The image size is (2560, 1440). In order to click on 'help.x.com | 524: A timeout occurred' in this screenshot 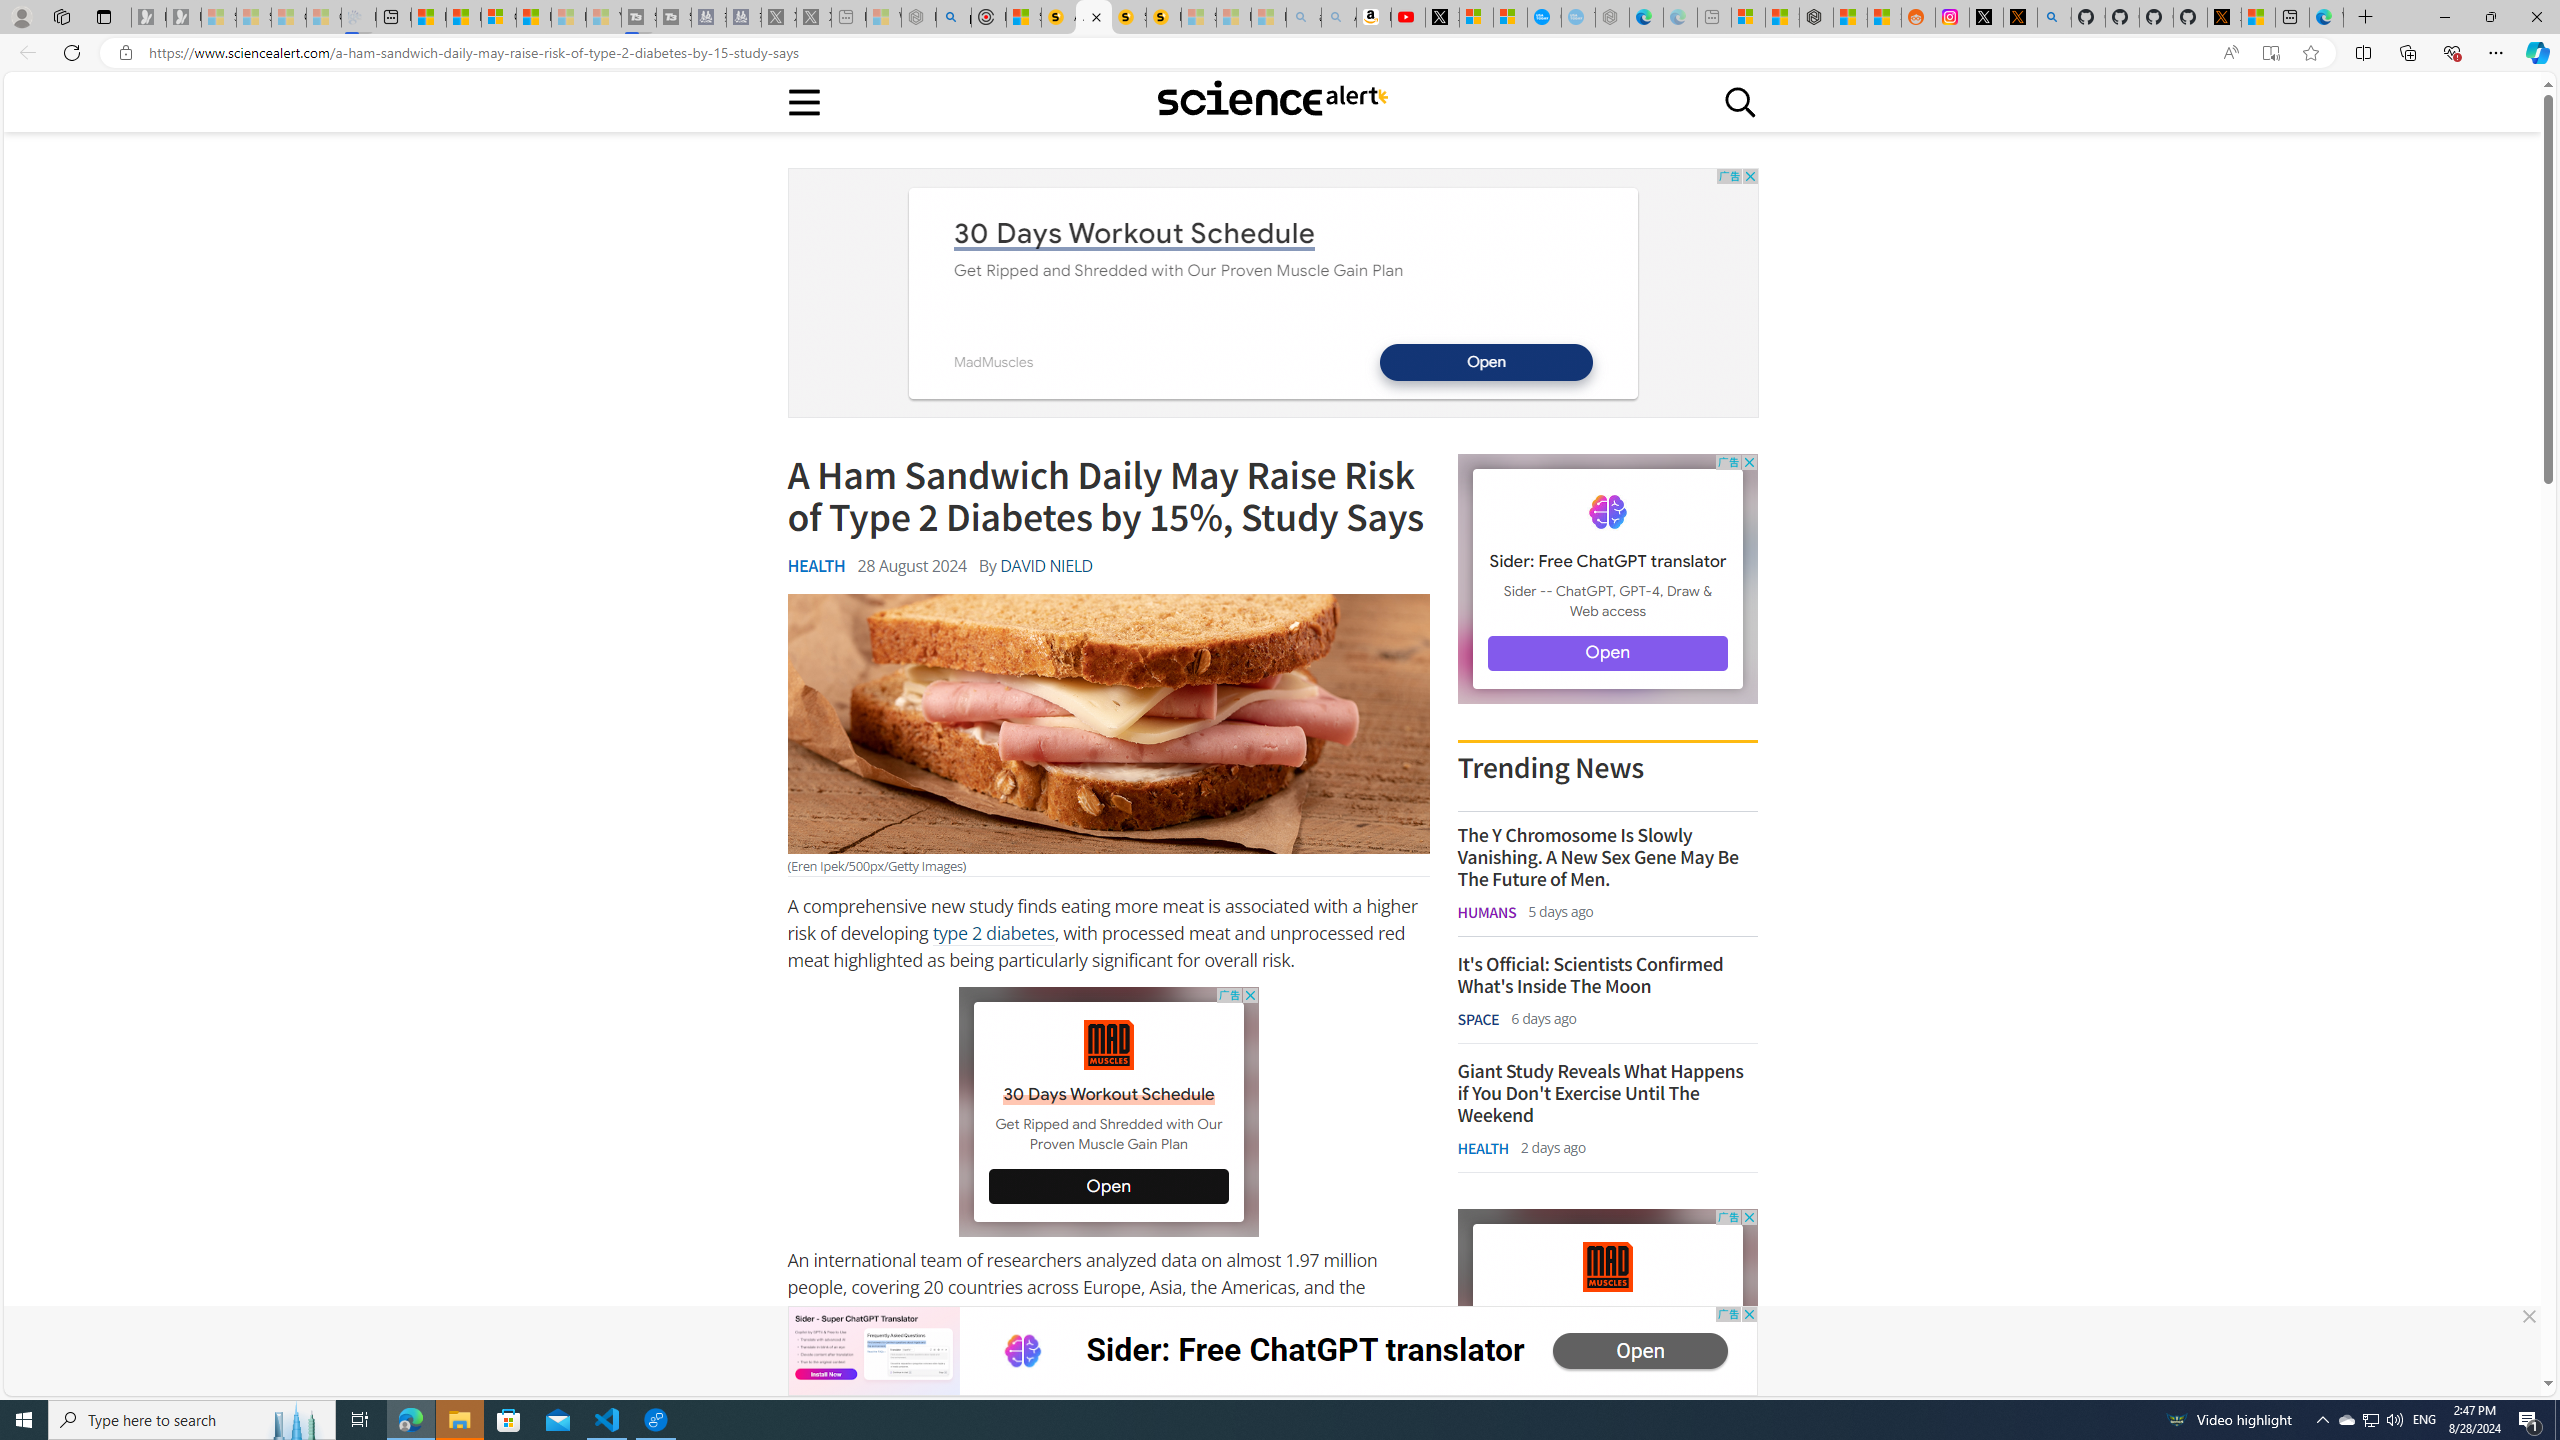, I will do `click(2018, 16)`.